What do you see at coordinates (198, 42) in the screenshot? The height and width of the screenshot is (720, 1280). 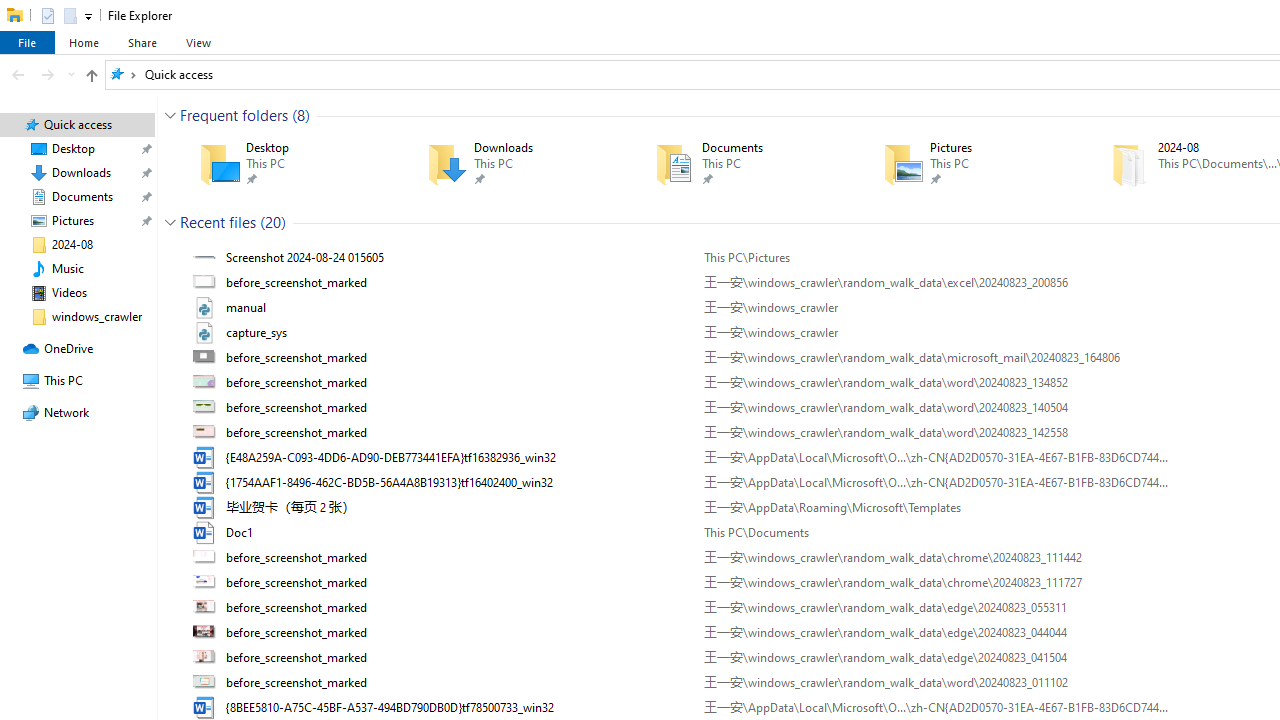 I see `'View'` at bounding box center [198, 42].